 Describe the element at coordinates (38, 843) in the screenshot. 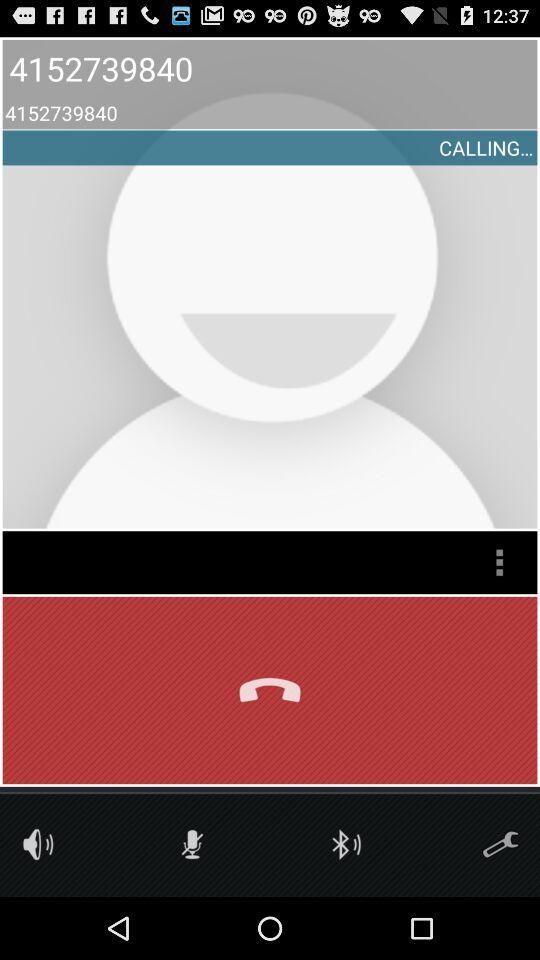

I see `audio options` at that location.